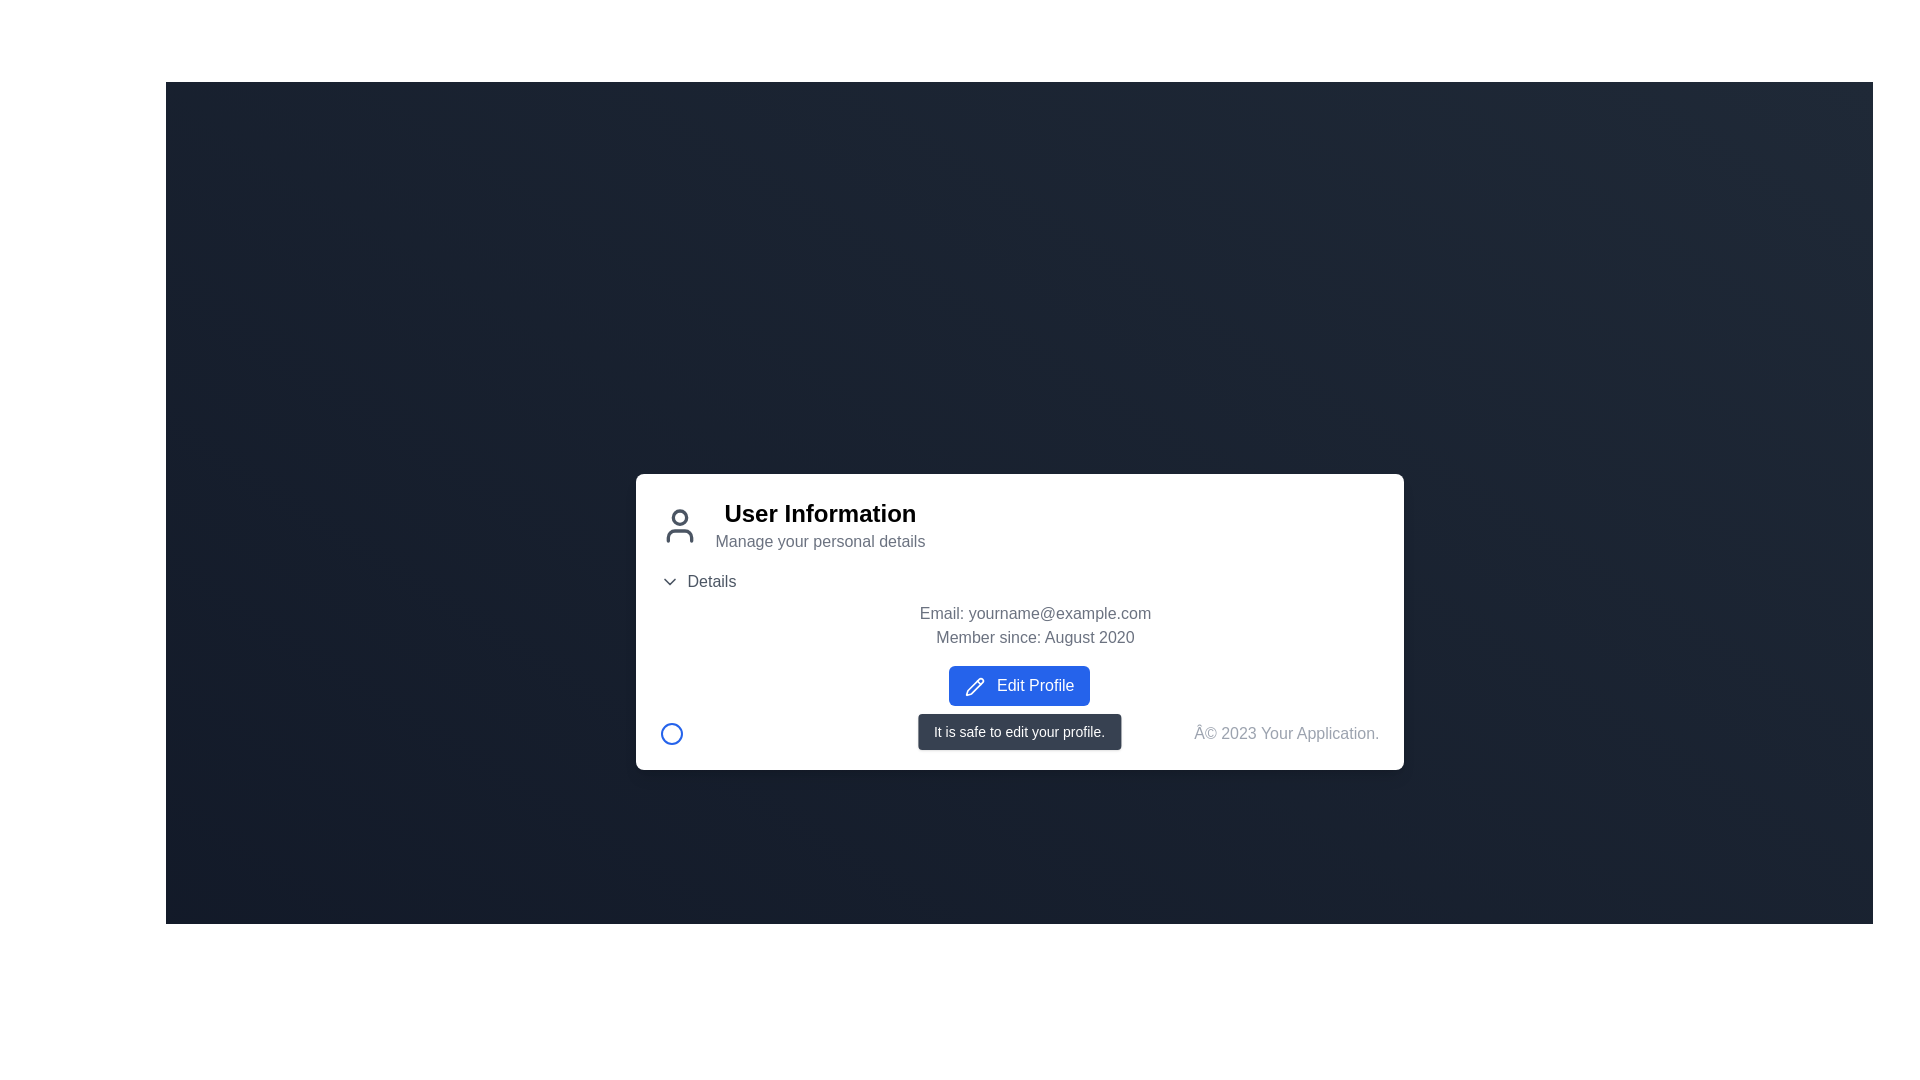 The height and width of the screenshot is (1080, 1920). What do you see at coordinates (974, 685) in the screenshot?
I see `the pencil icon associated with the 'Edit Profile' button, which visually conveys the edit action and is positioned near the left edge of the button` at bounding box center [974, 685].